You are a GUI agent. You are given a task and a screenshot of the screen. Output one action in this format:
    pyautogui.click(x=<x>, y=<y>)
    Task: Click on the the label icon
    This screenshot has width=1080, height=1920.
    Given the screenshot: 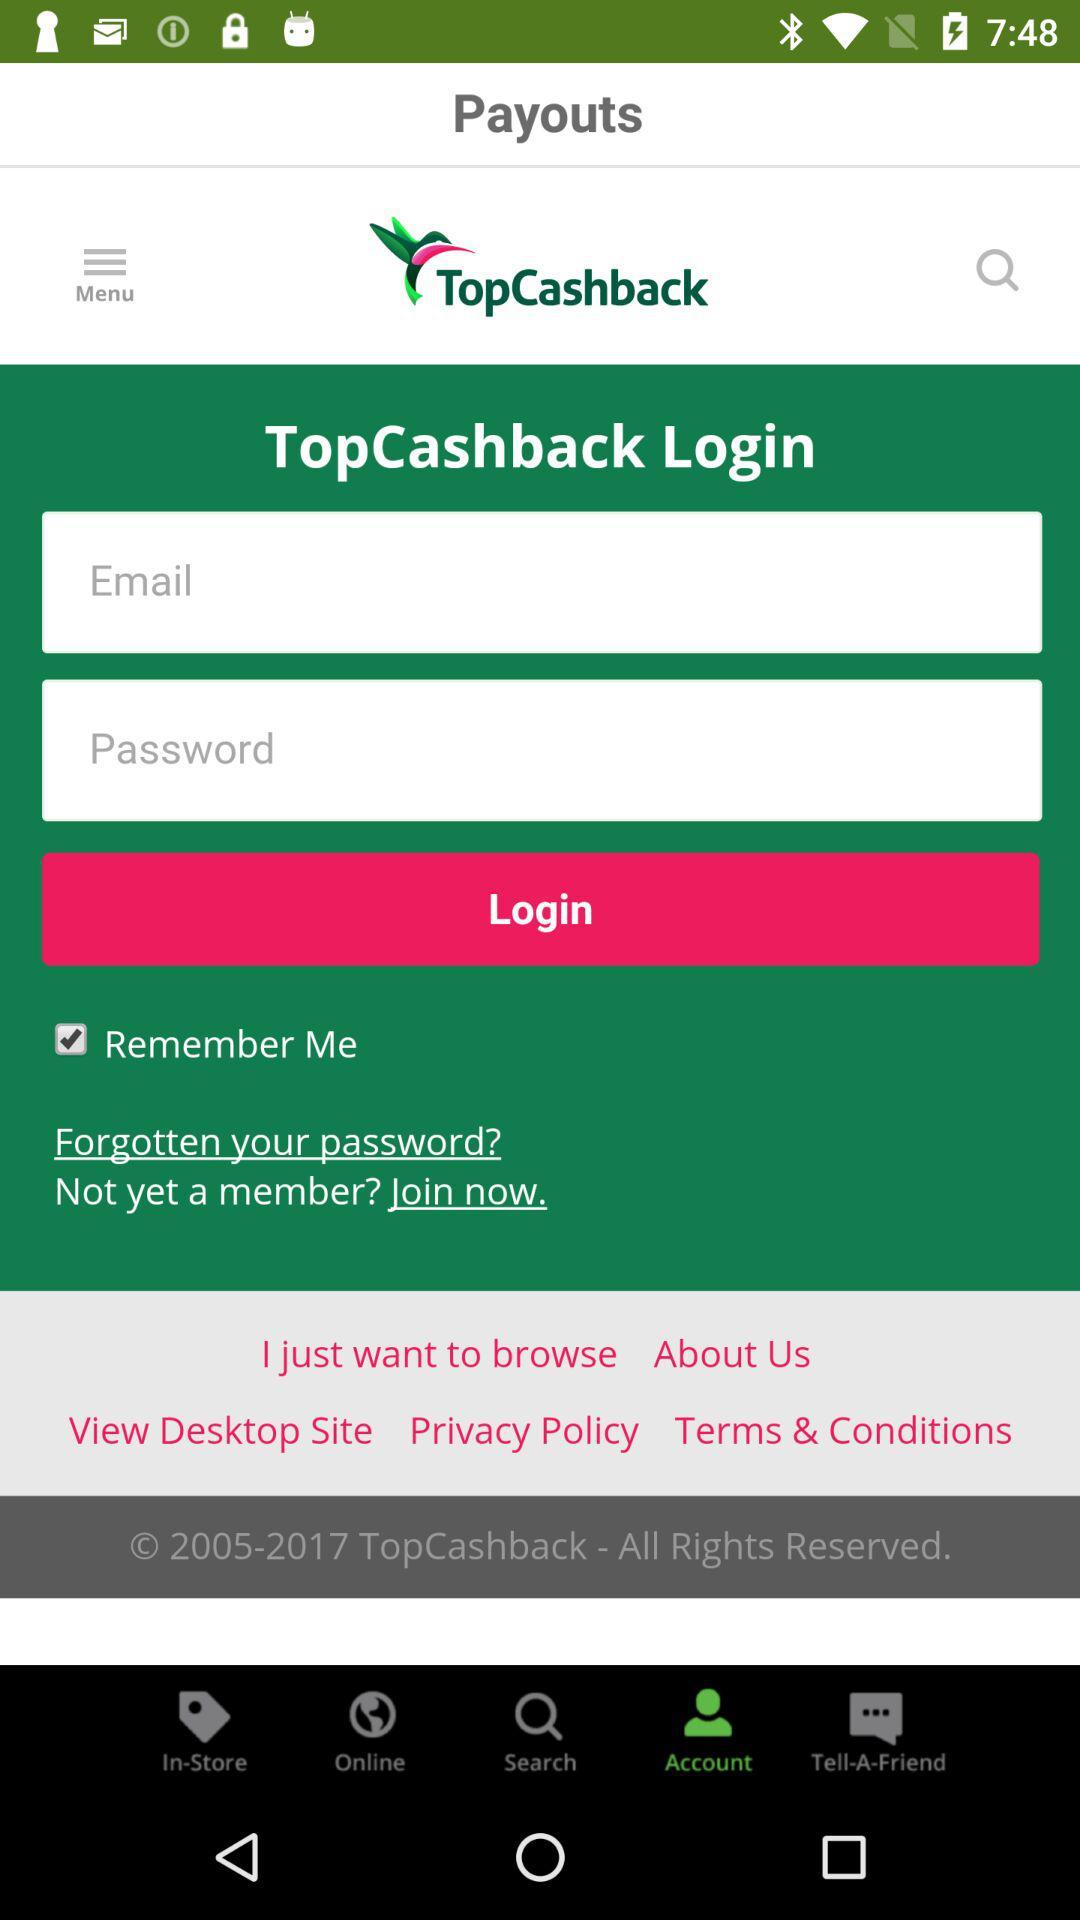 What is the action you would take?
    pyautogui.click(x=204, y=1728)
    